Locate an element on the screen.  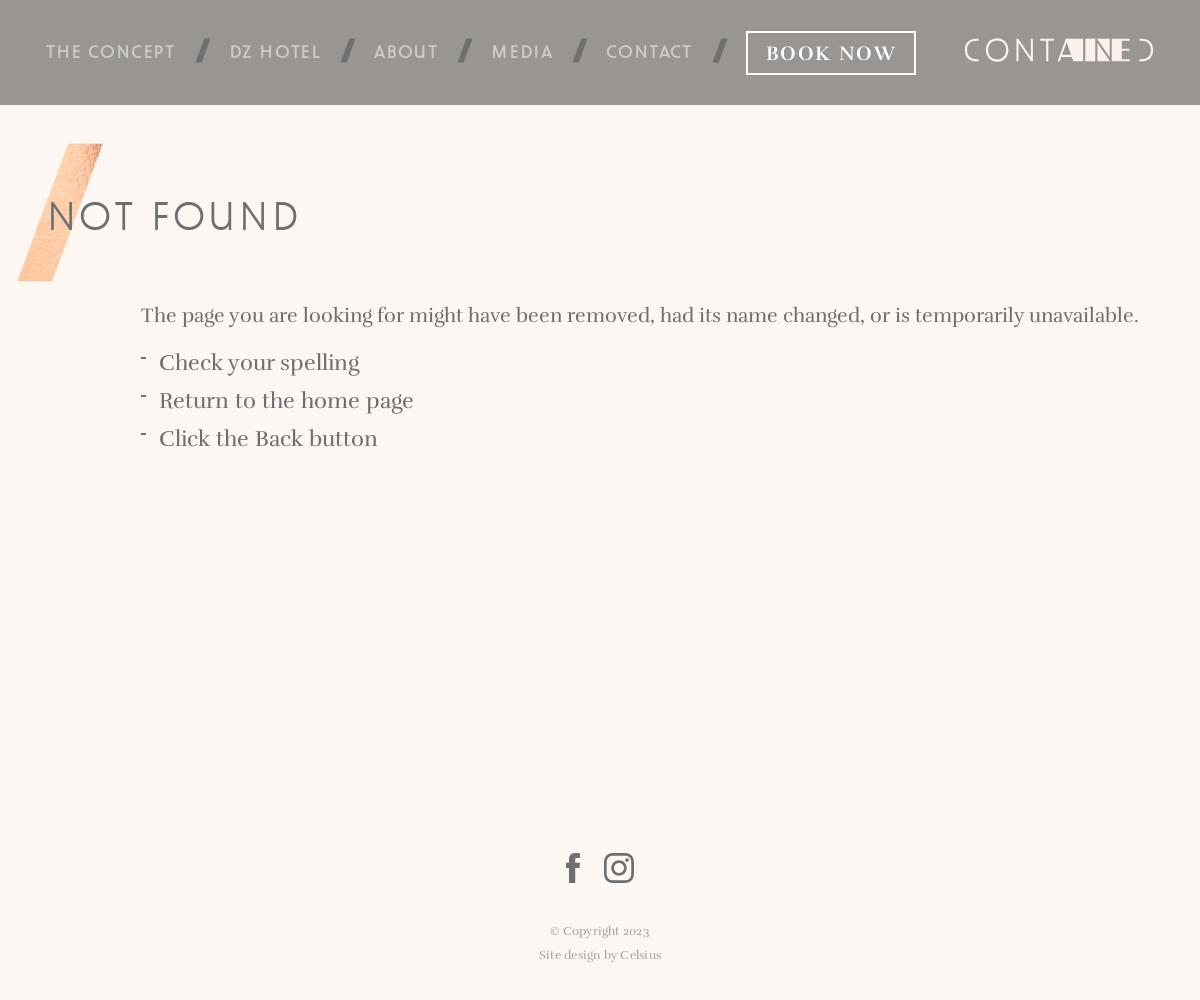
'Return to the' is located at coordinates (229, 400).